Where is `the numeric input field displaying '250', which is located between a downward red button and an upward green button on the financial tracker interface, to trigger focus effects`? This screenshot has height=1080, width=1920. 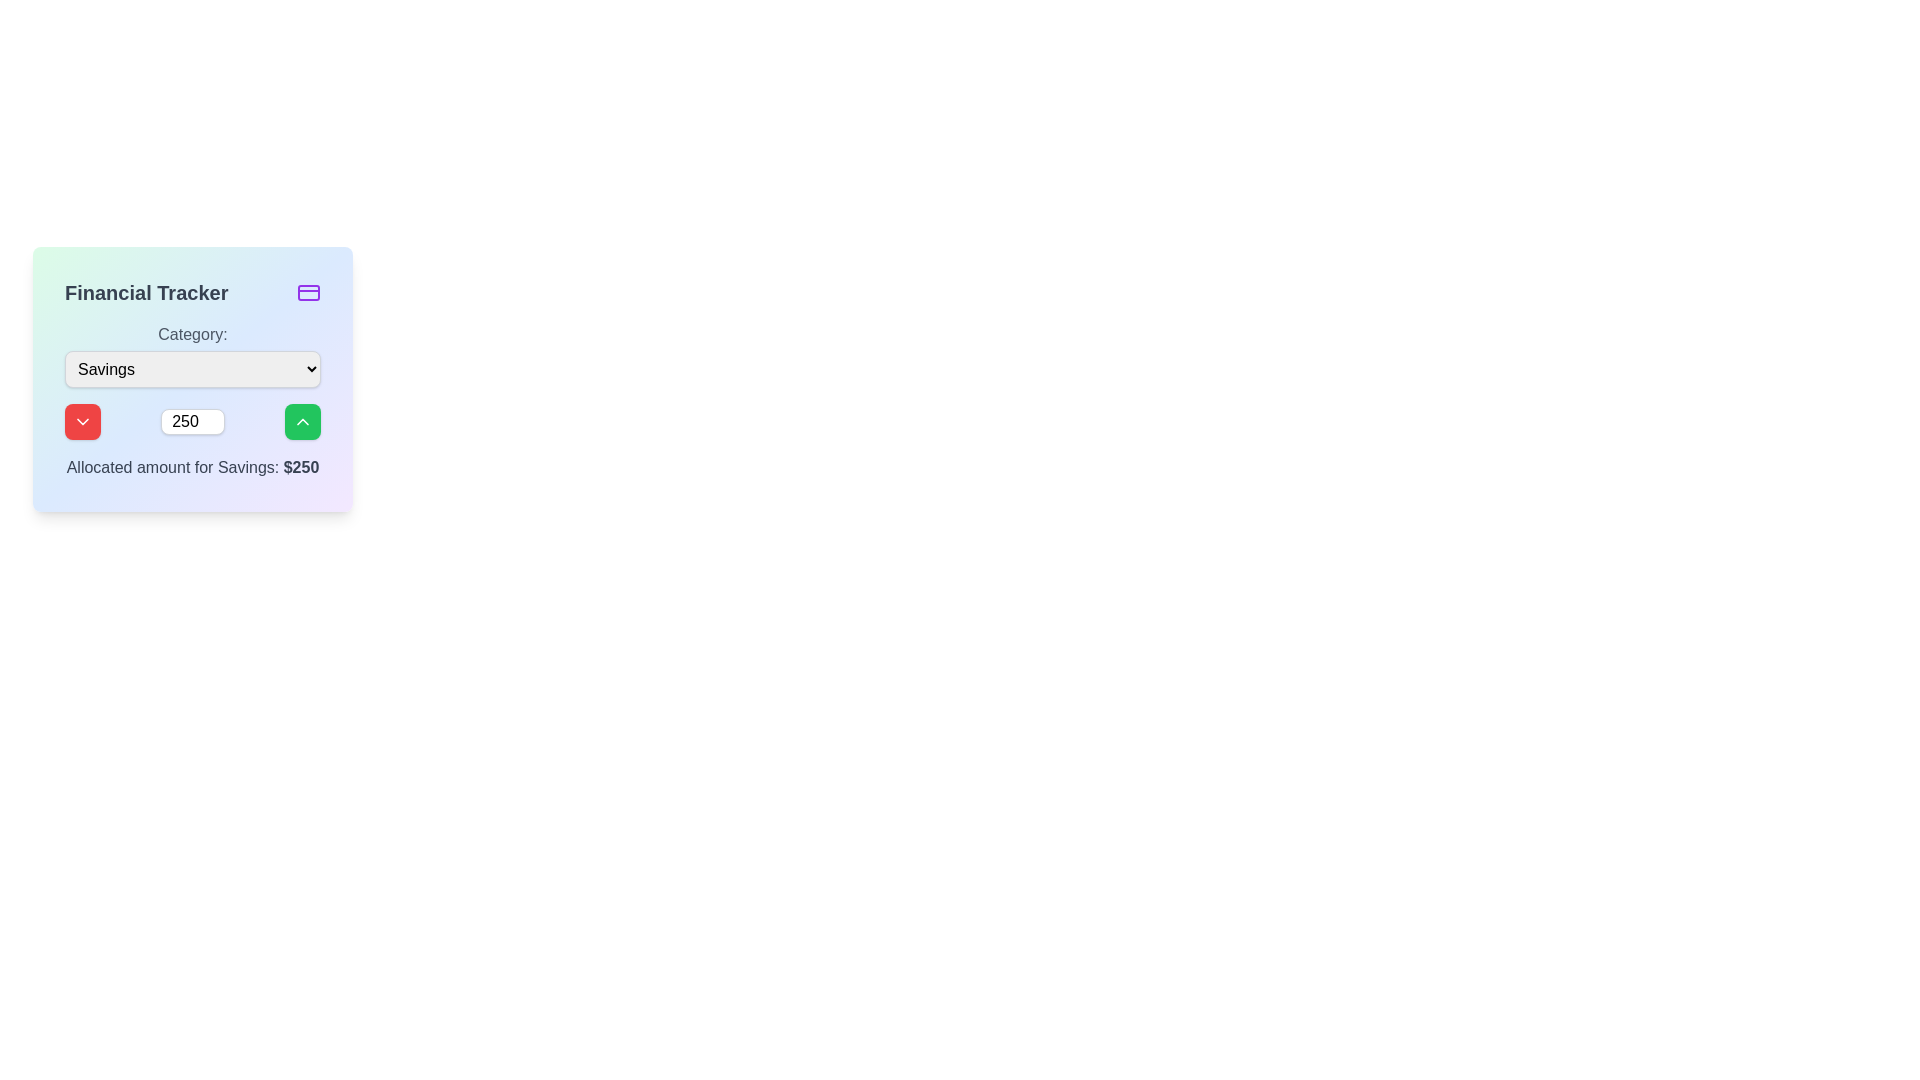
the numeric input field displaying '250', which is located between a downward red button and an upward green button on the financial tracker interface, to trigger focus effects is located at coordinates (192, 420).